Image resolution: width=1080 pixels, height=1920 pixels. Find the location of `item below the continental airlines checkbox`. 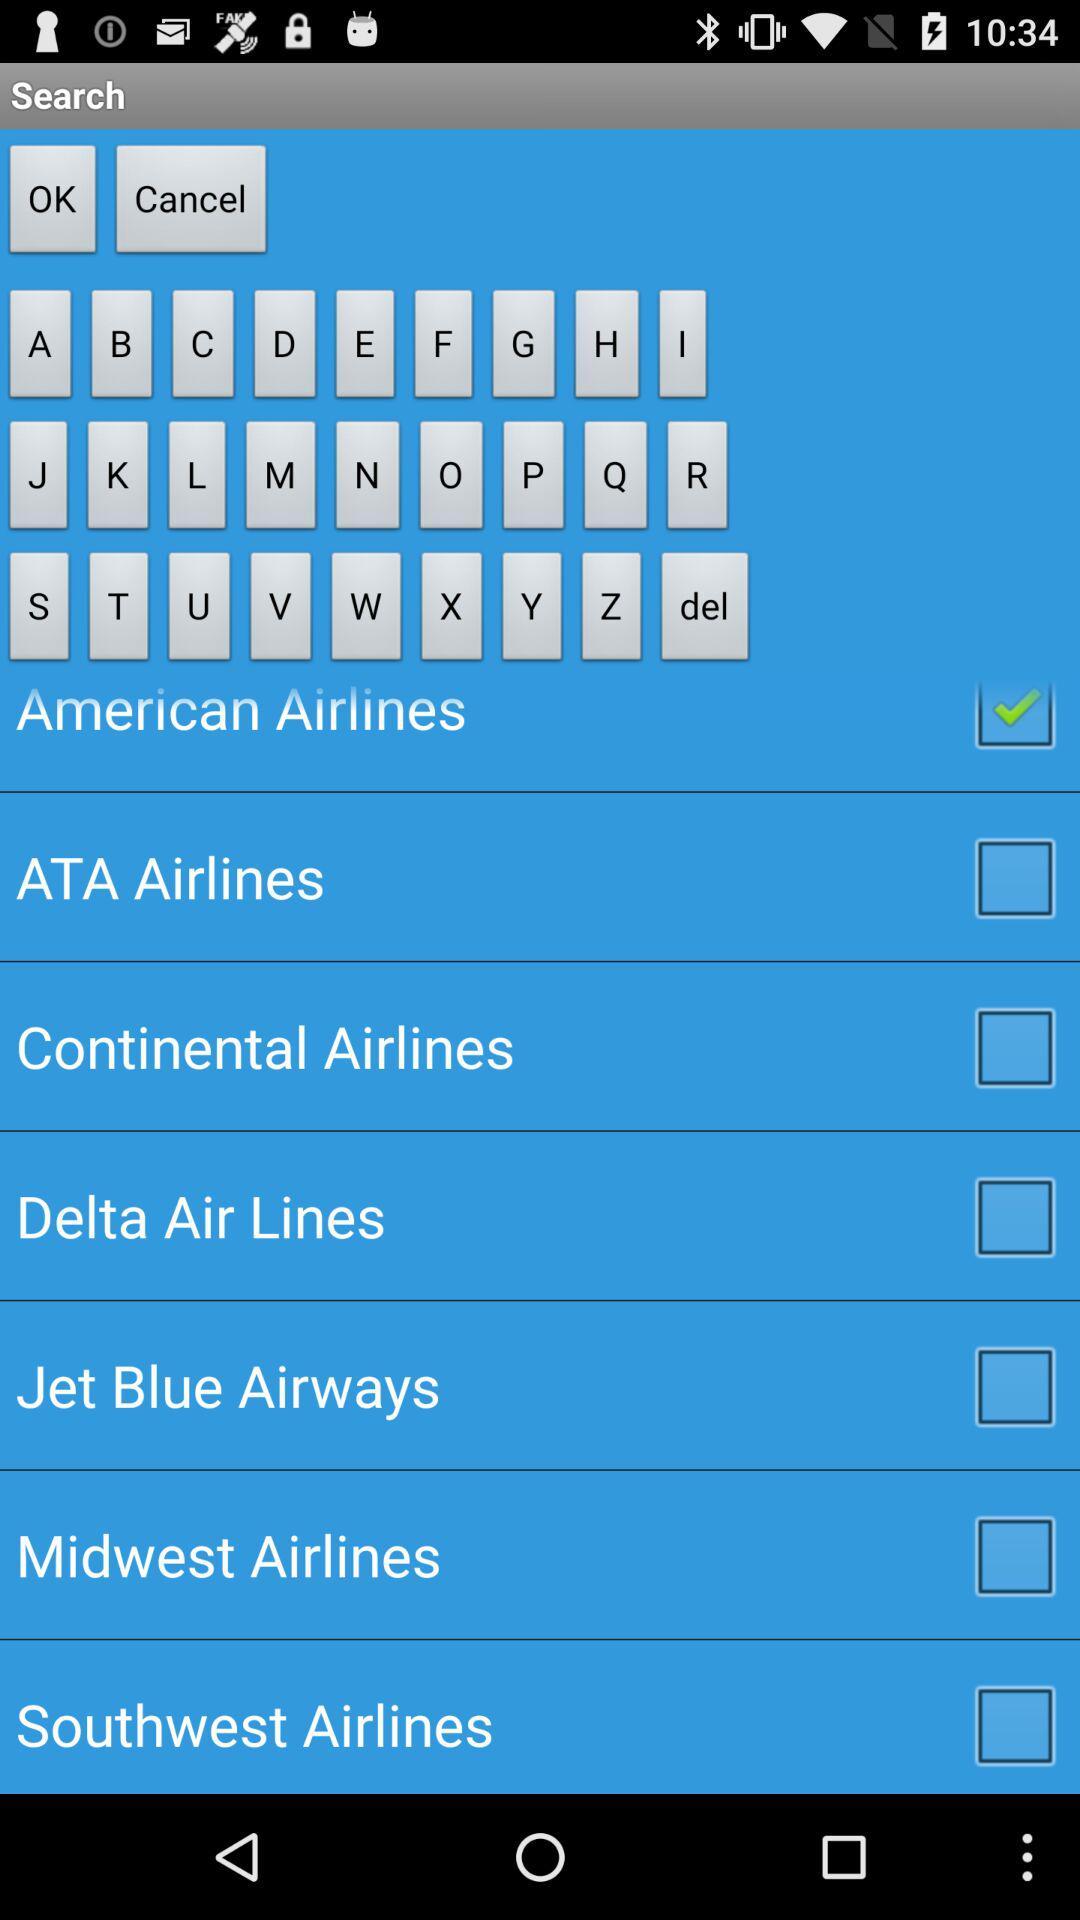

item below the continental airlines checkbox is located at coordinates (540, 1214).